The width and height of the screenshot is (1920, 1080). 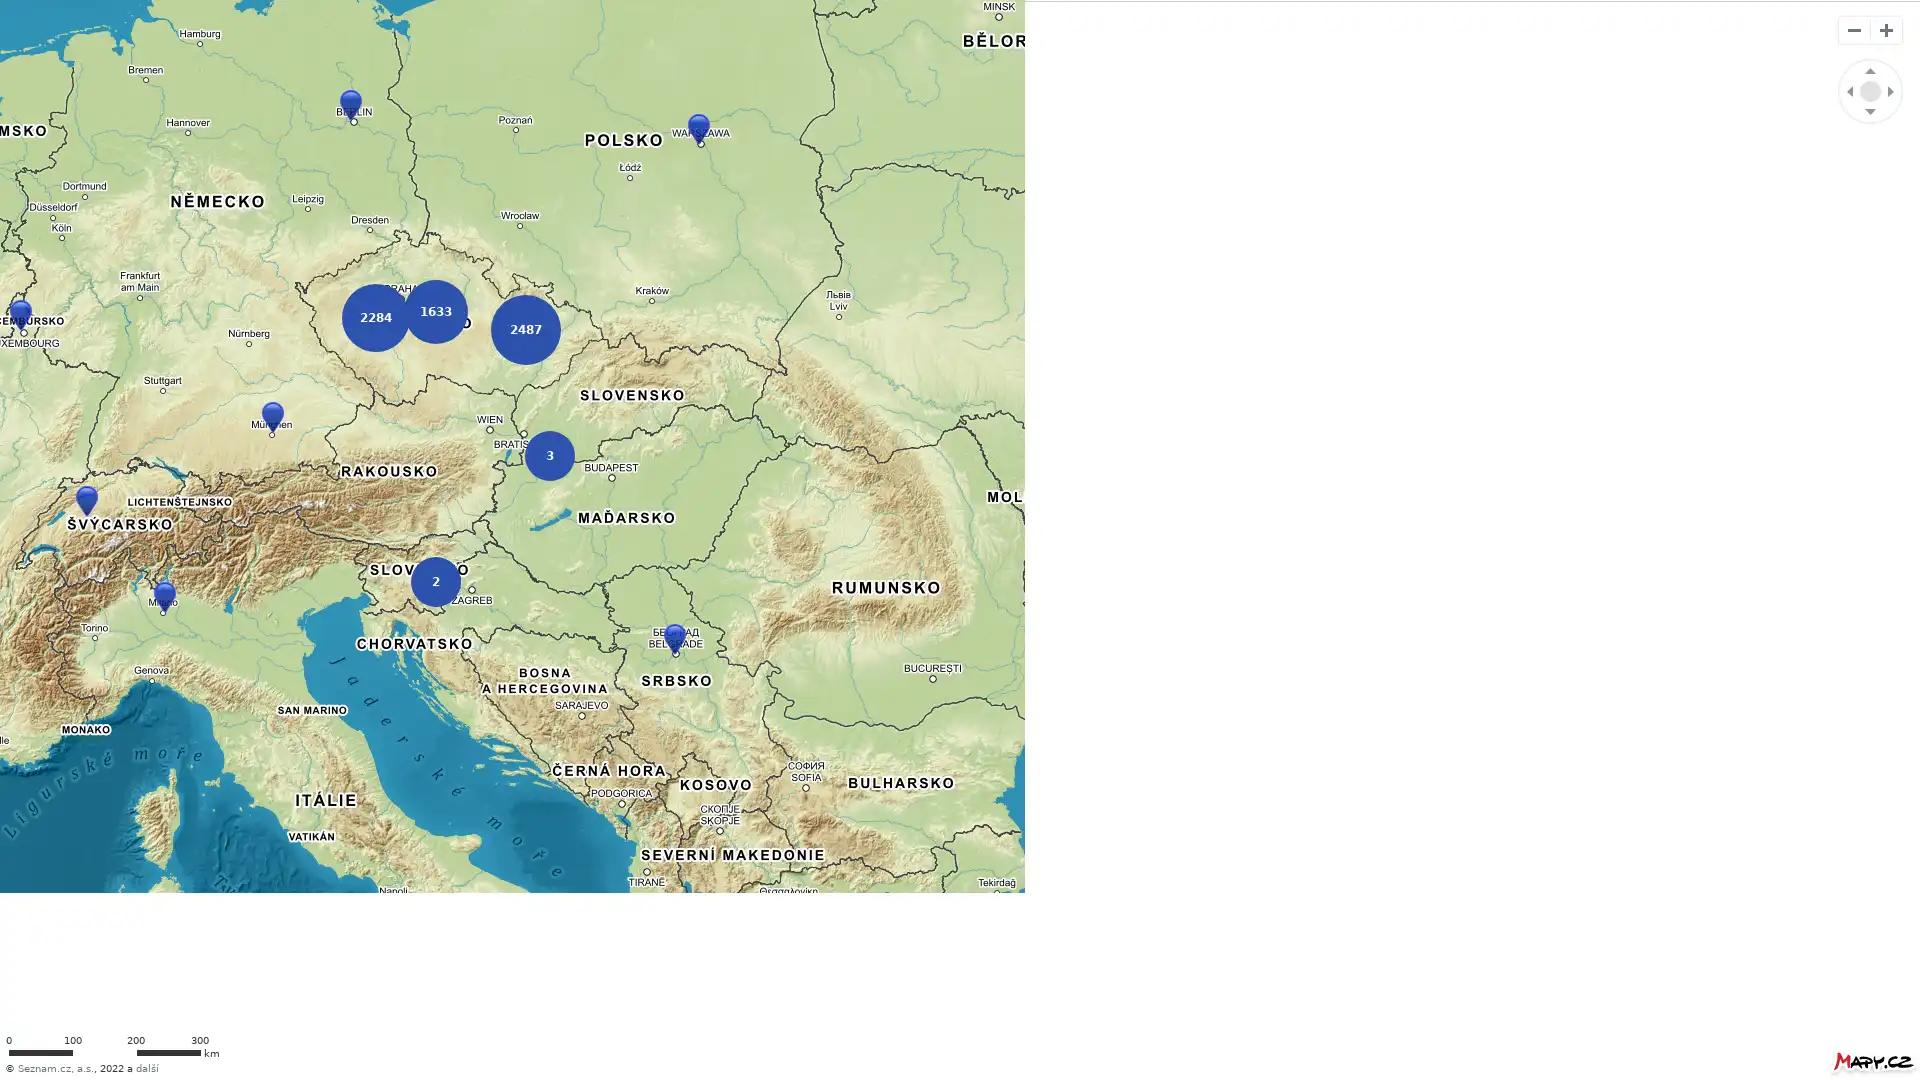 What do you see at coordinates (1885, 30) in the screenshot?
I see `Priblizit` at bounding box center [1885, 30].